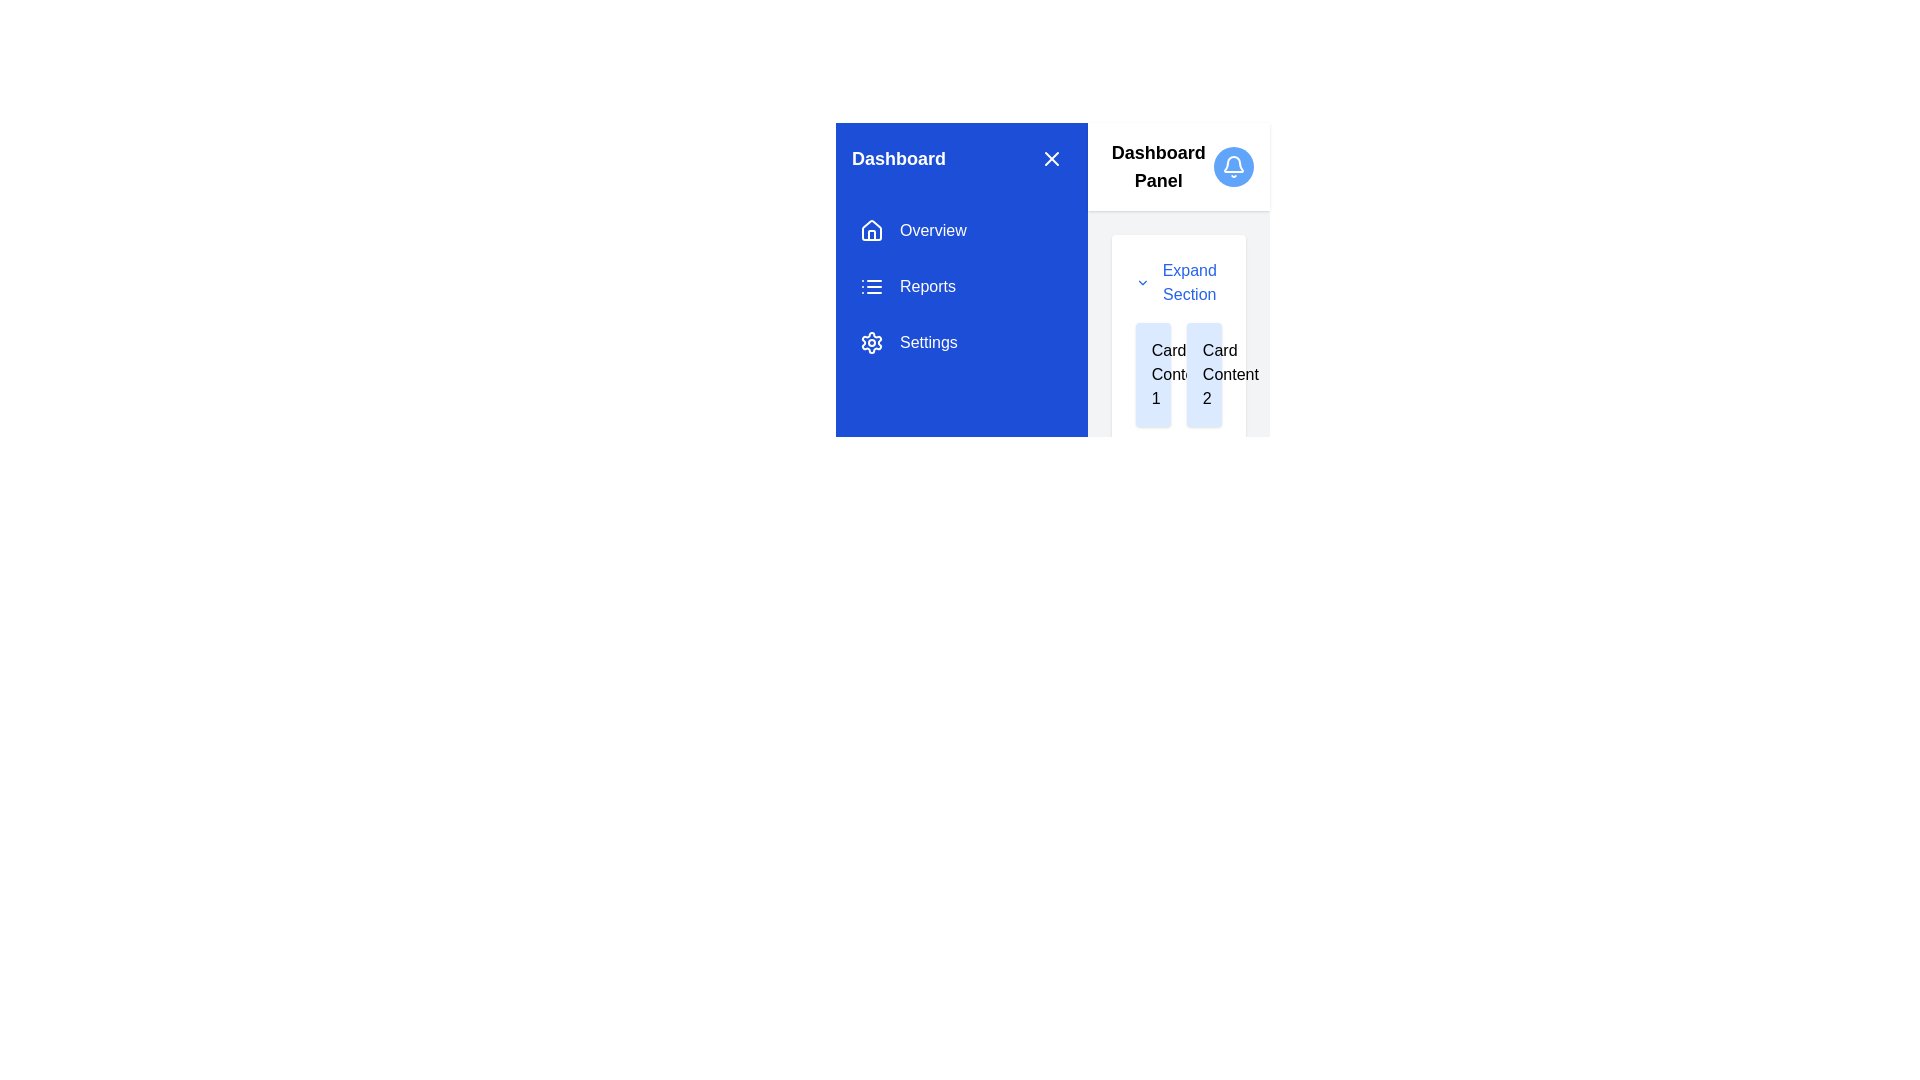 The image size is (1920, 1080). What do you see at coordinates (1050, 157) in the screenshot?
I see `the close button located at the top-right corner of the blue sidebar next to the 'Dashboard' text` at bounding box center [1050, 157].